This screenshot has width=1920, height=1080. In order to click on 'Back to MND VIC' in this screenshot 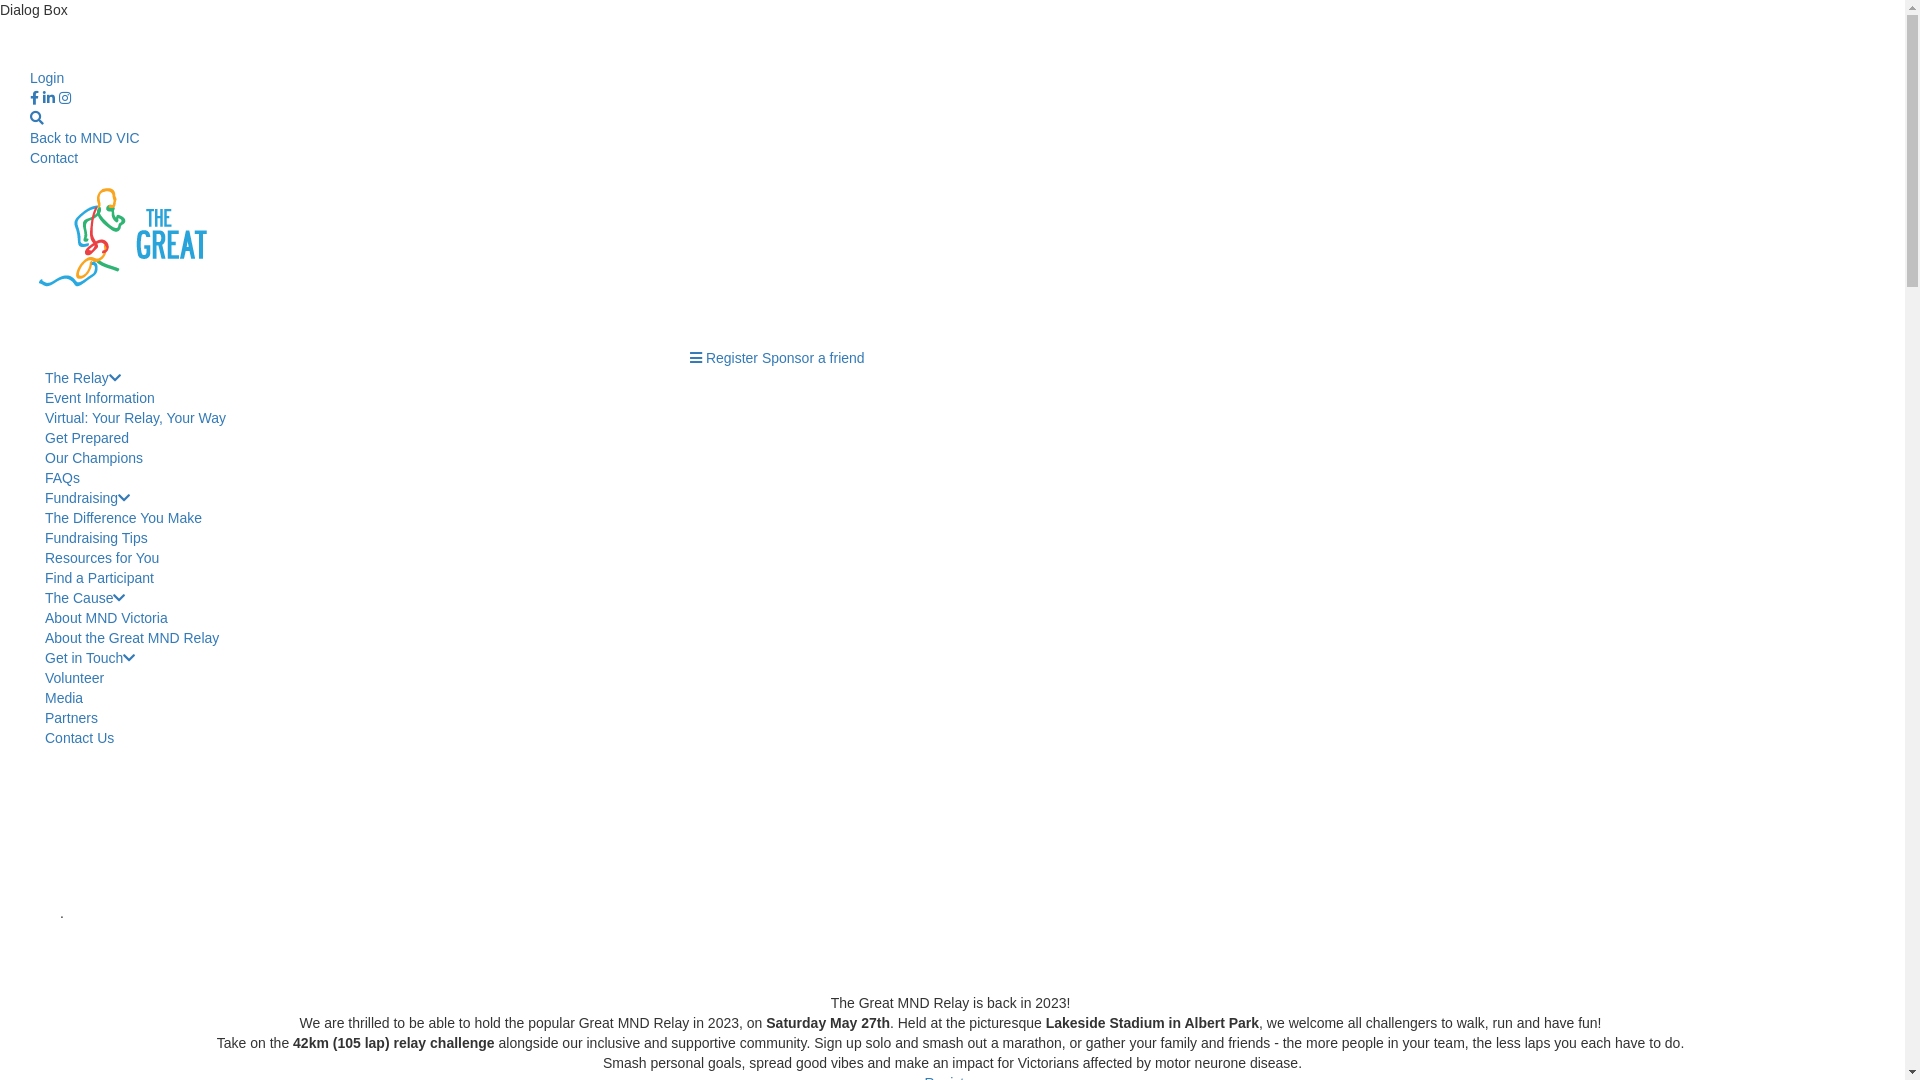, I will do `click(84, 137)`.